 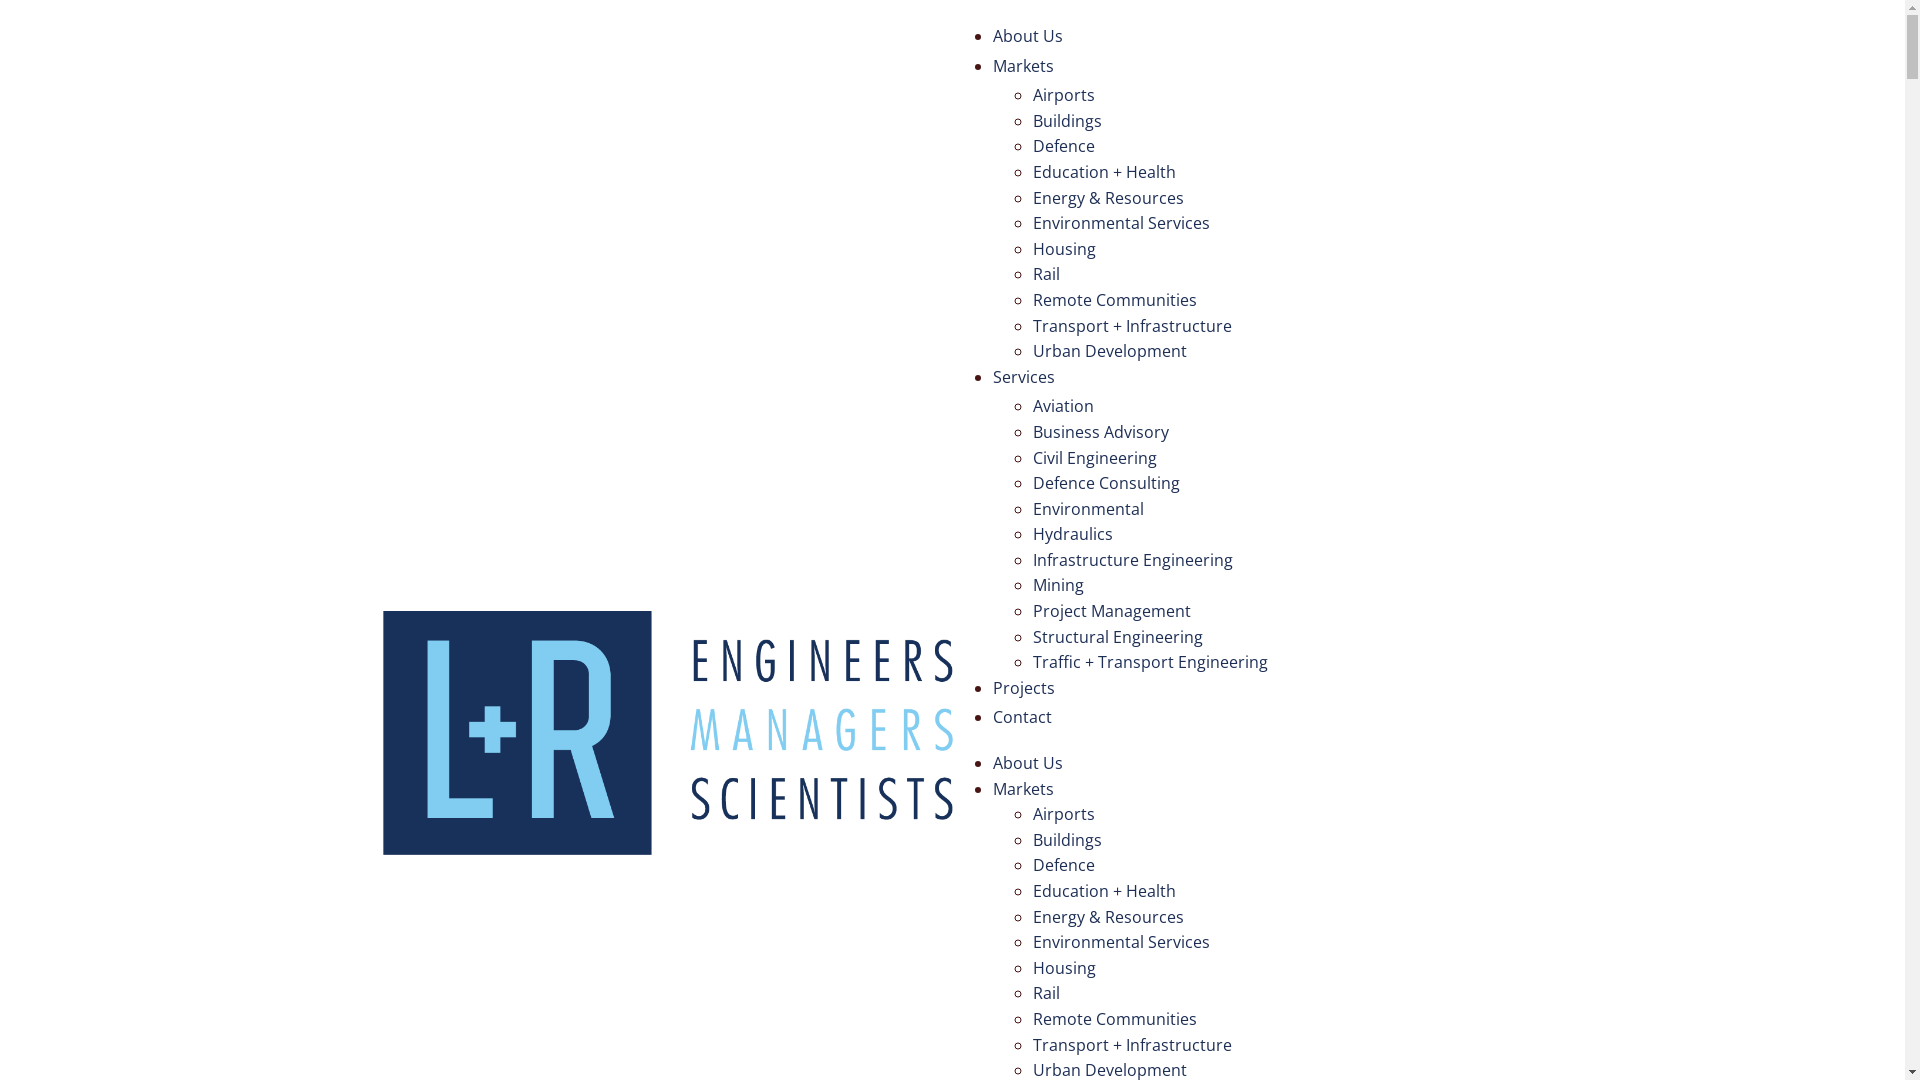 I want to click on 'Defence Consulting', so click(x=1032, y=482).